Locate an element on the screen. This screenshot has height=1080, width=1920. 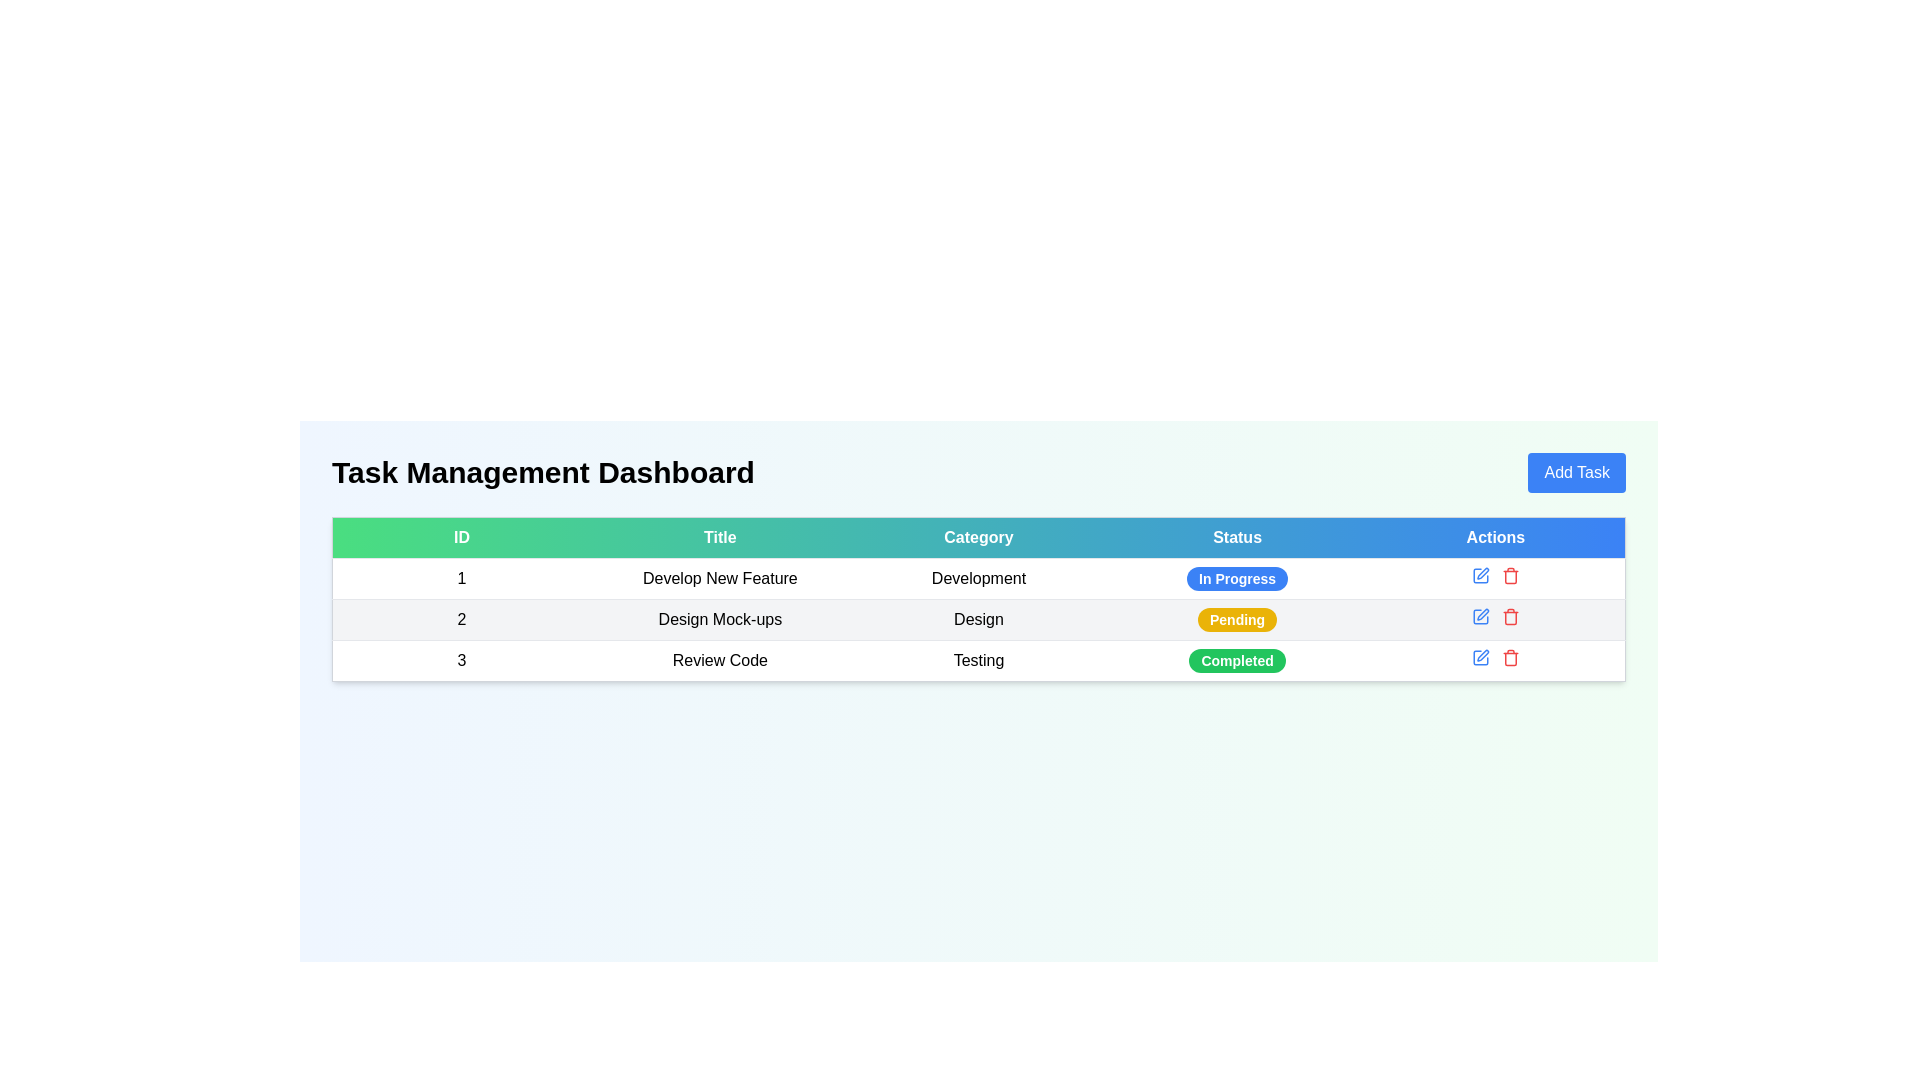
the button located in the top-right corner of the 'Task Management Dashboard' is located at coordinates (1576, 473).